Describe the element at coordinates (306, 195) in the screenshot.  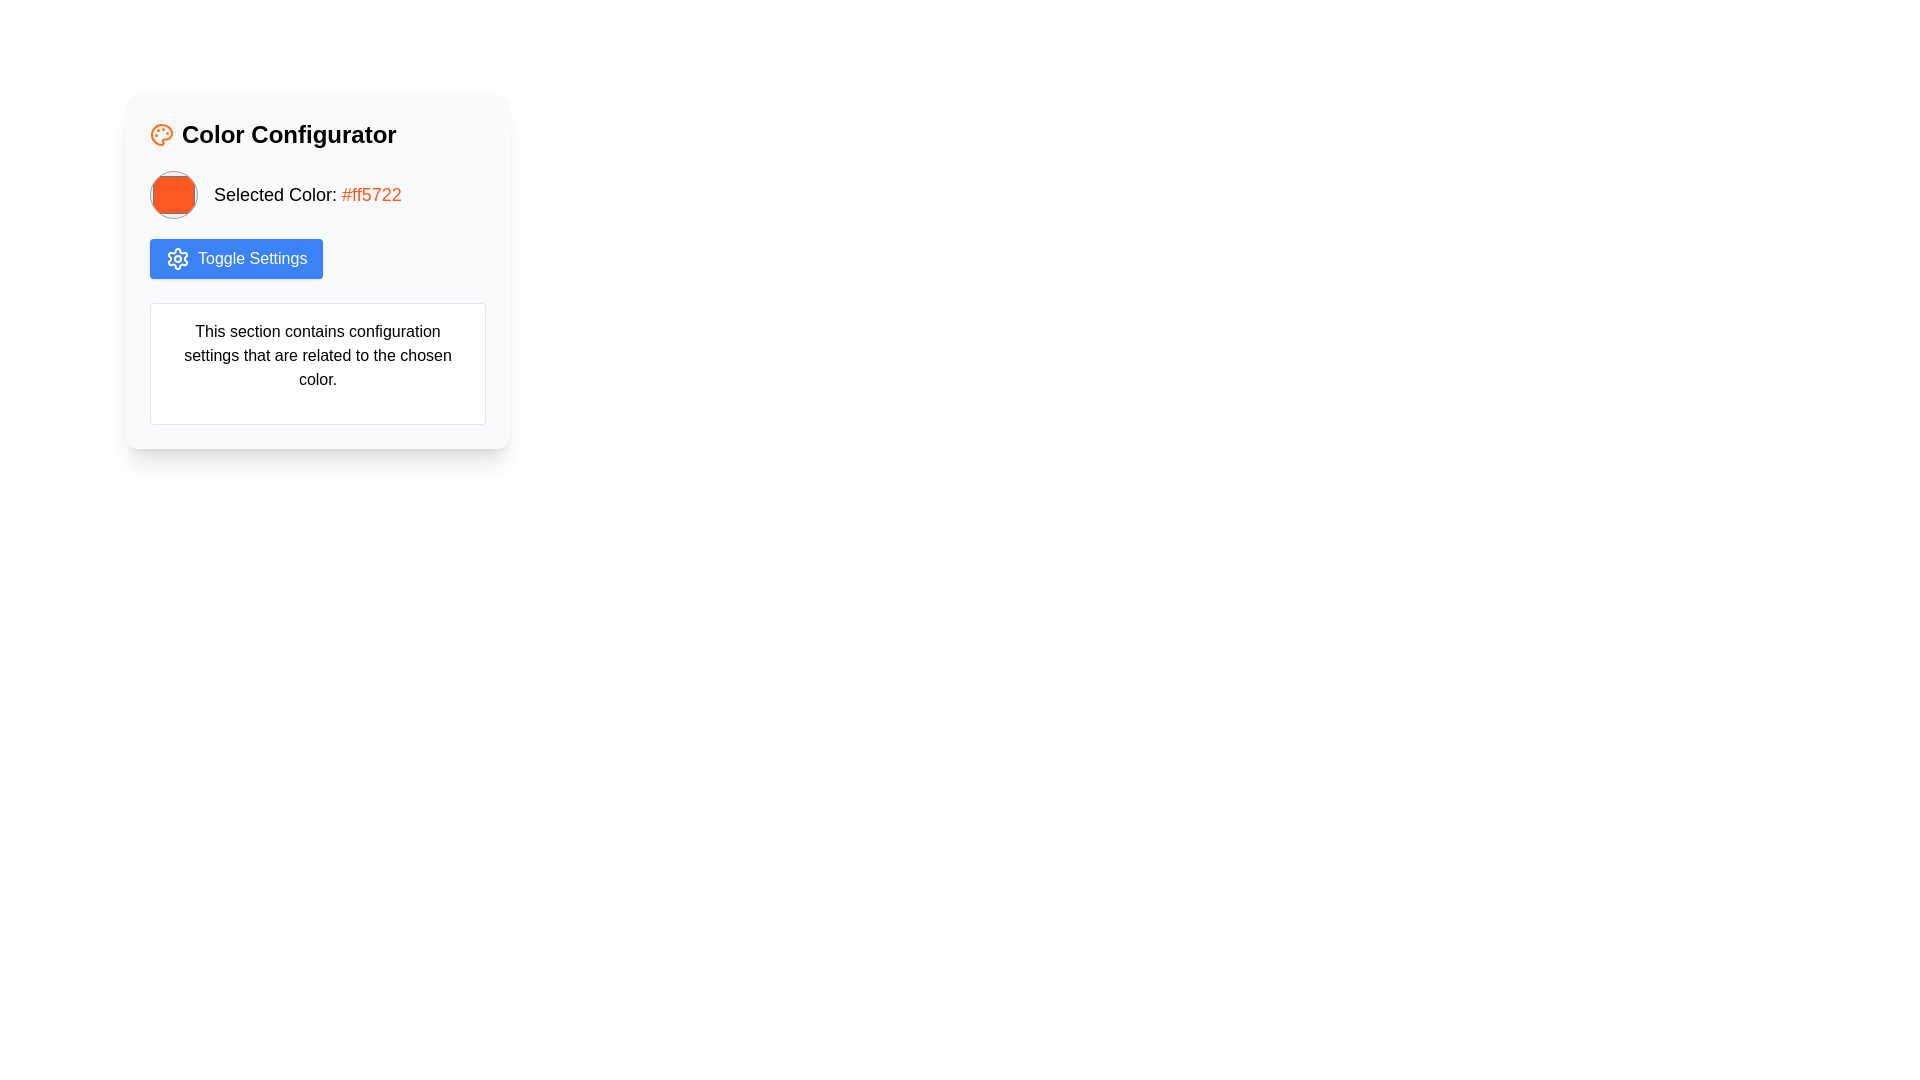
I see `color information displayed in the text label 'Selected Color: #ff5722' located within the 'Color Configurator' section, positioned between the color circle and the 'Toggle Settings' button` at that location.